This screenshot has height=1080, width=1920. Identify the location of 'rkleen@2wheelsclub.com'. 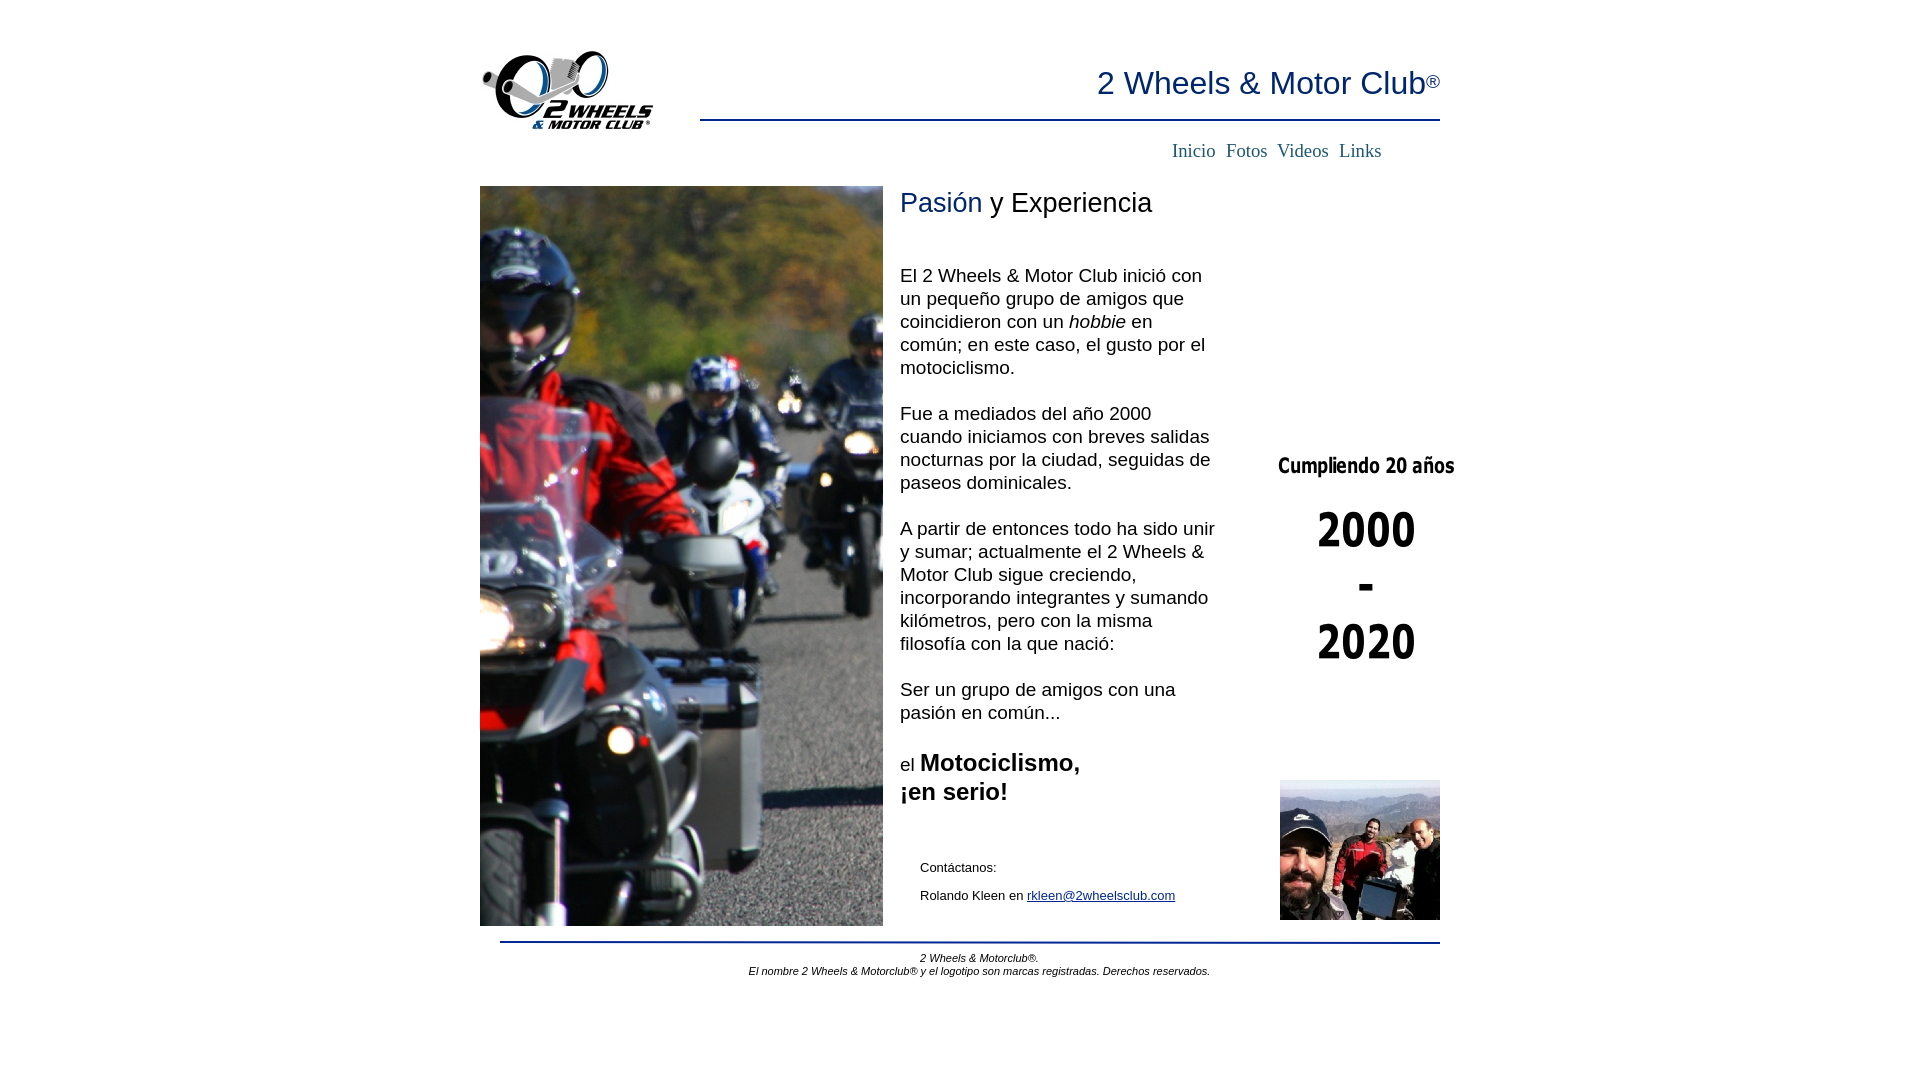
(1099, 894).